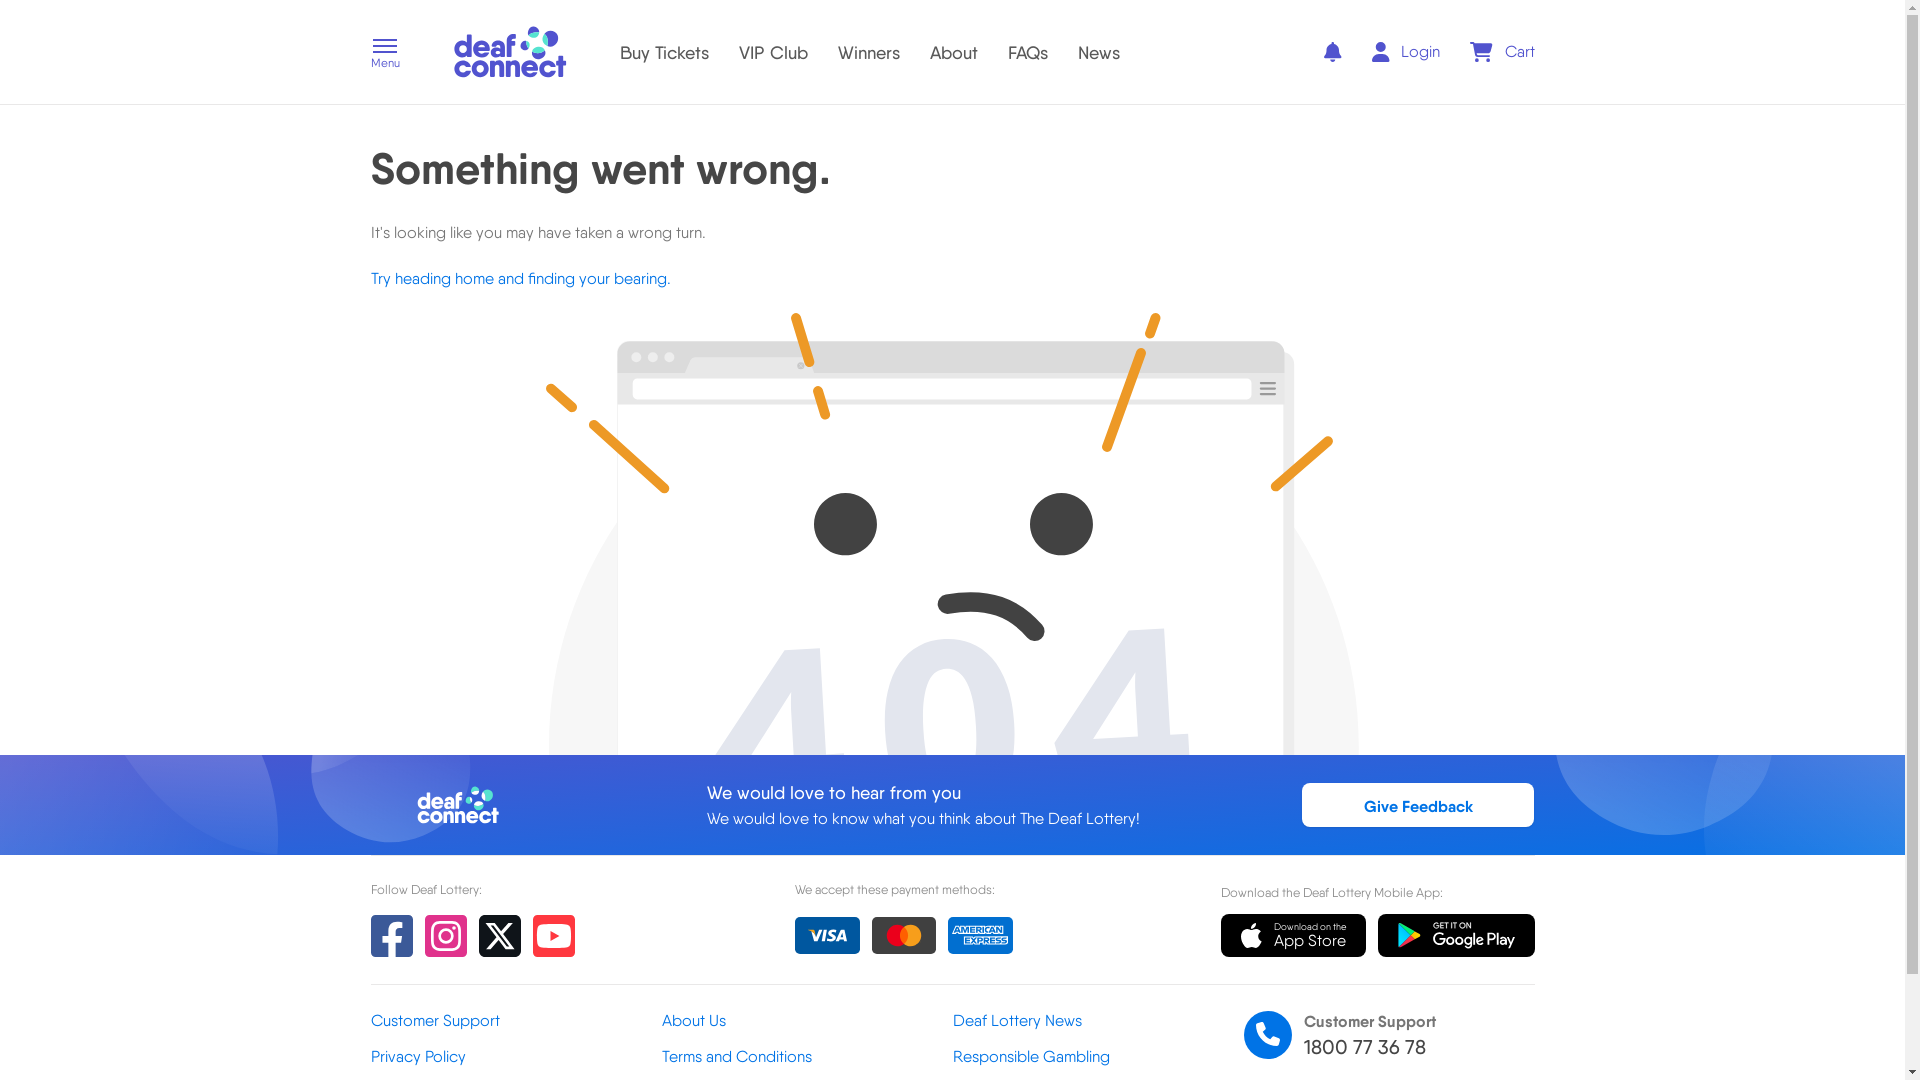 The height and width of the screenshot is (1080, 1920). I want to click on 'Cart', so click(1502, 50).